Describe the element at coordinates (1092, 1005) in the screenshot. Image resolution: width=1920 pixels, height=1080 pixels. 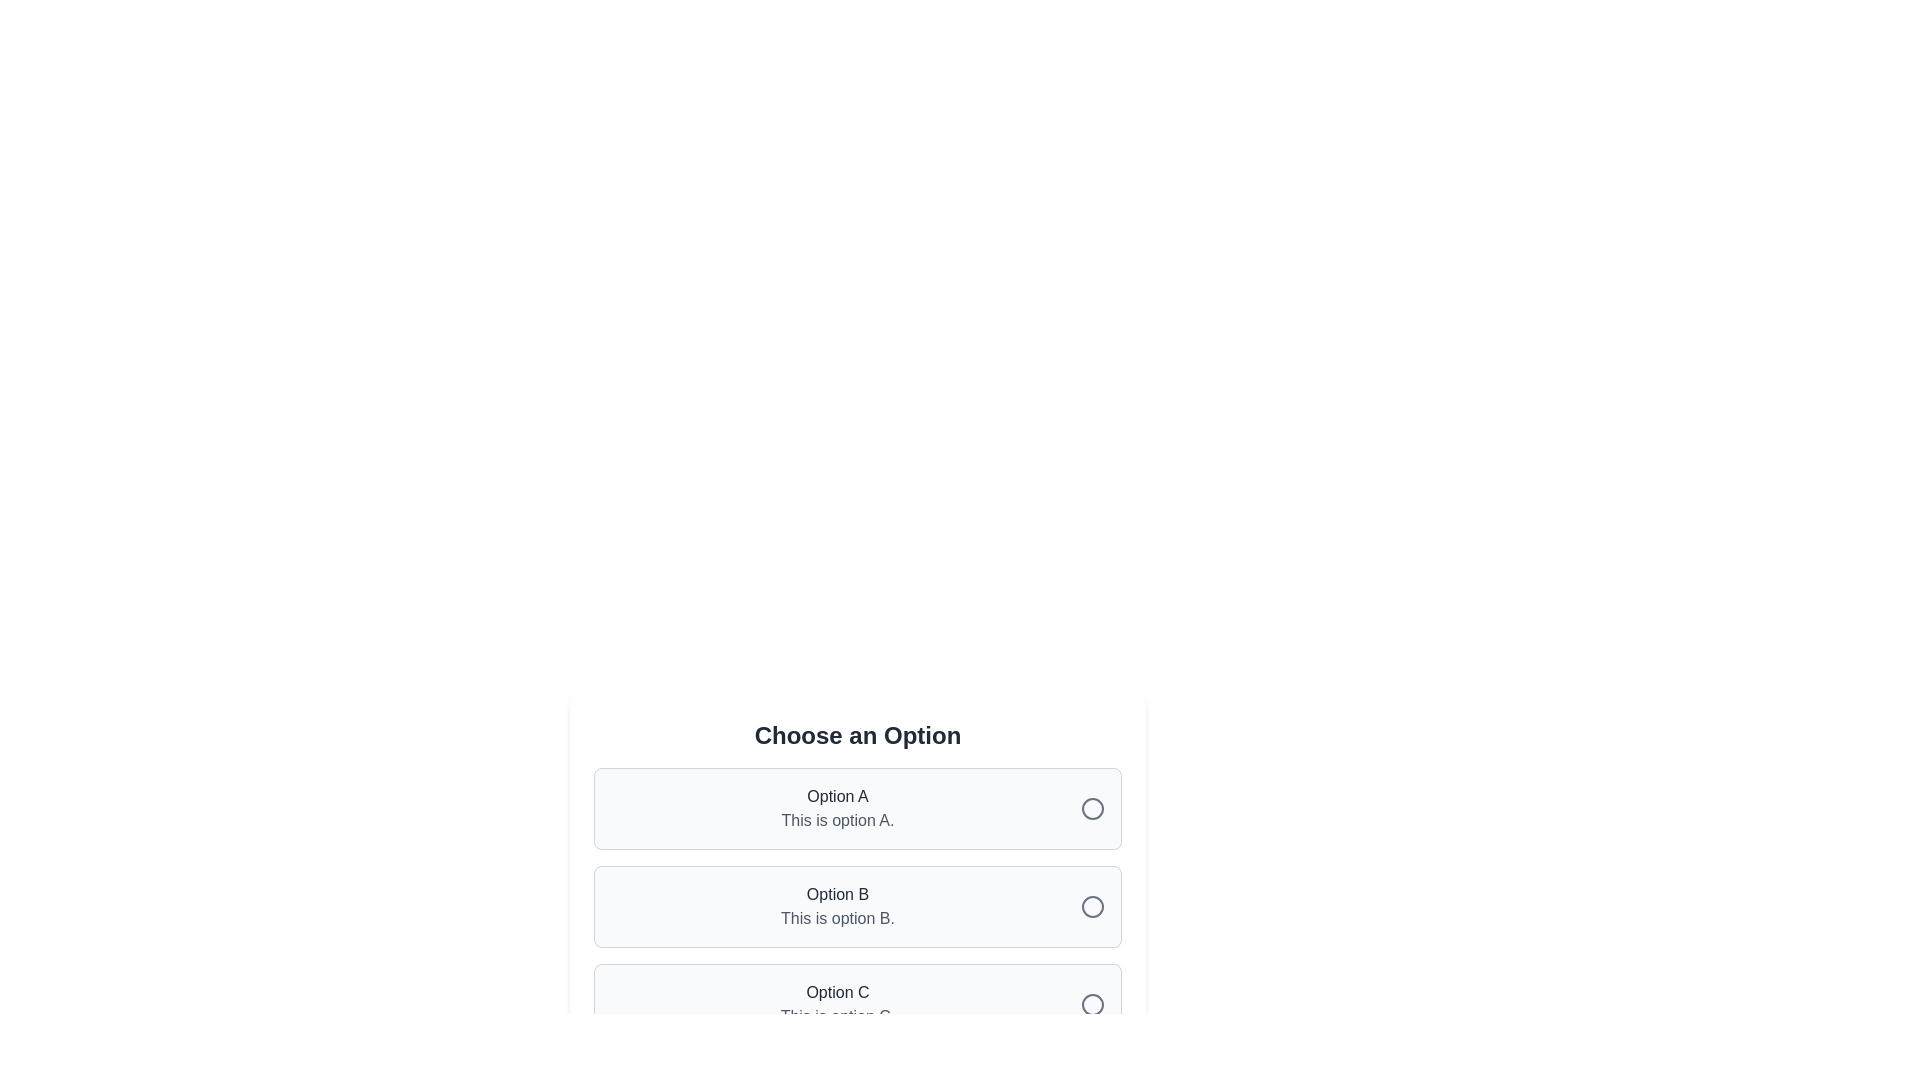
I see `the radio button located to the far right of the content block labeled 'Option C'` at that location.